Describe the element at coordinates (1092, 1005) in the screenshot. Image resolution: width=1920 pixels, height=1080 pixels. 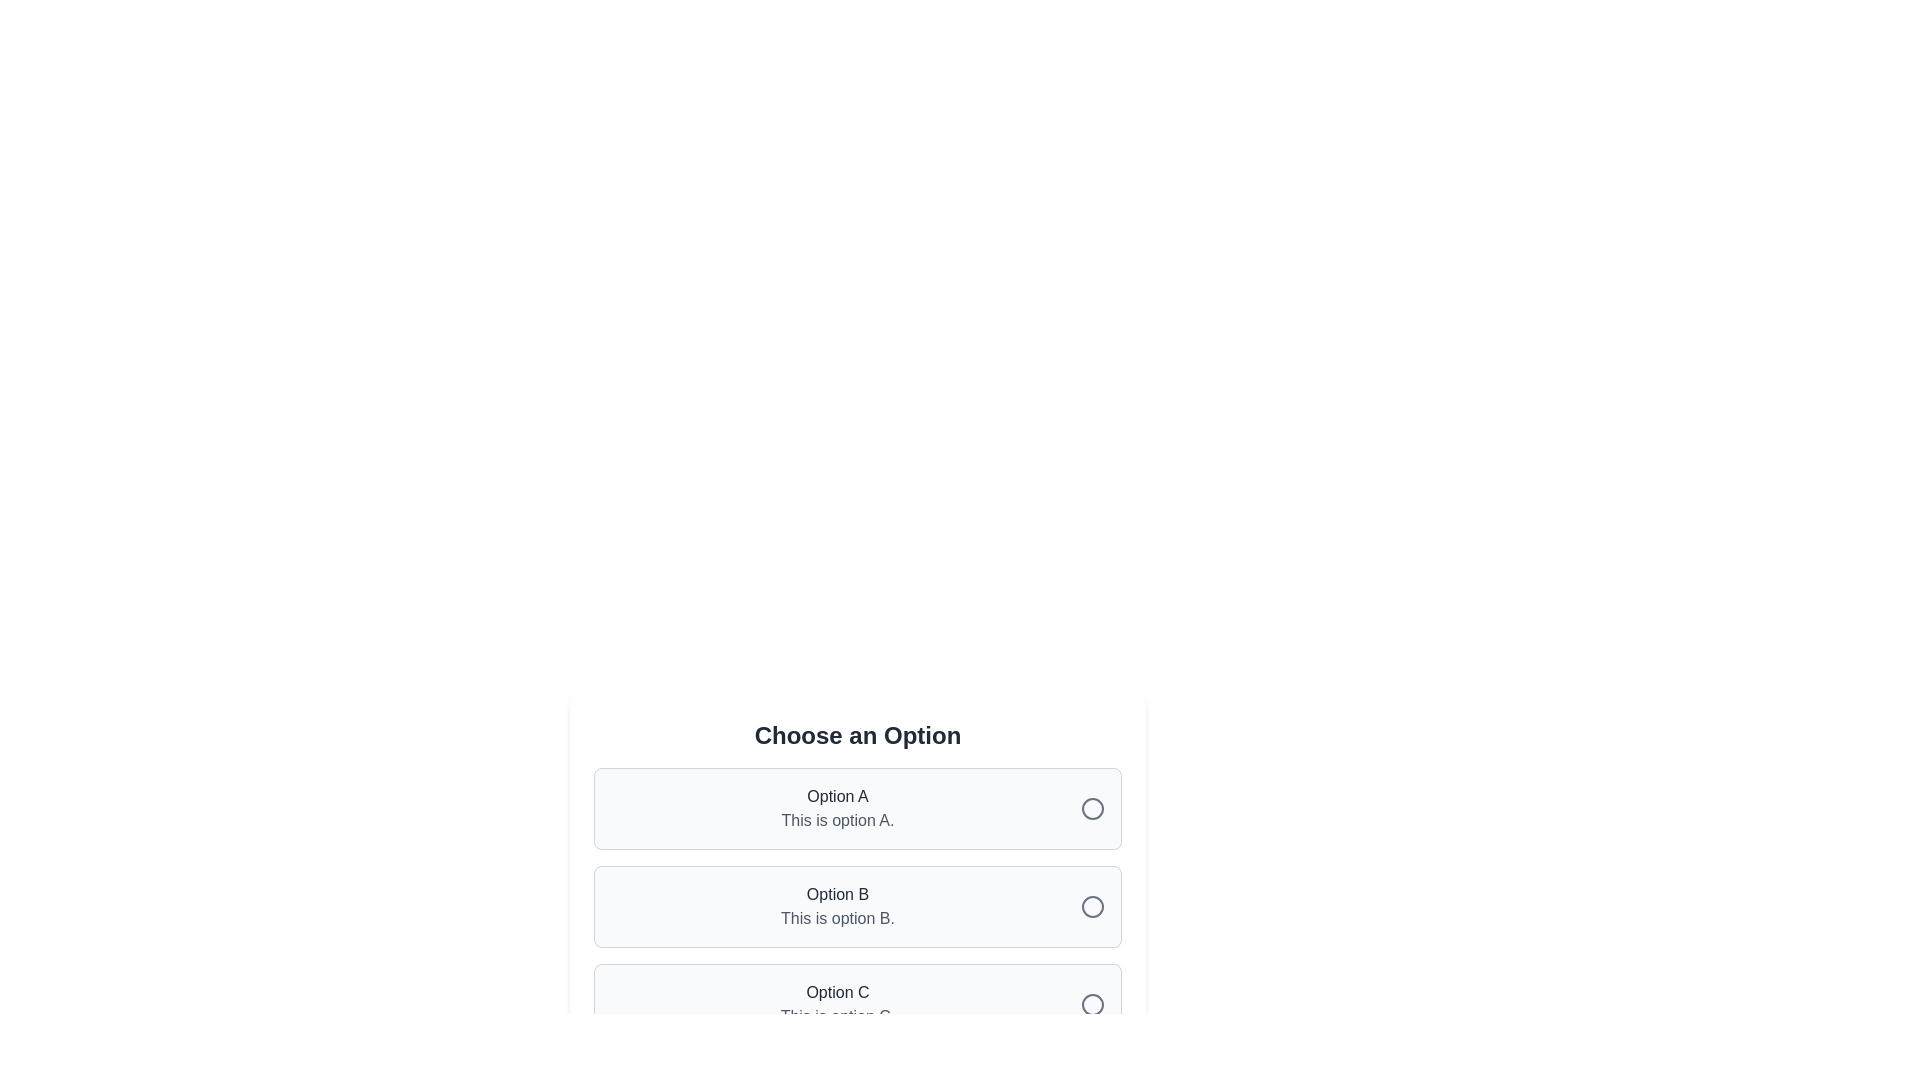
I see `the radio button located to the far right of the content block labeled 'Option C'` at that location.